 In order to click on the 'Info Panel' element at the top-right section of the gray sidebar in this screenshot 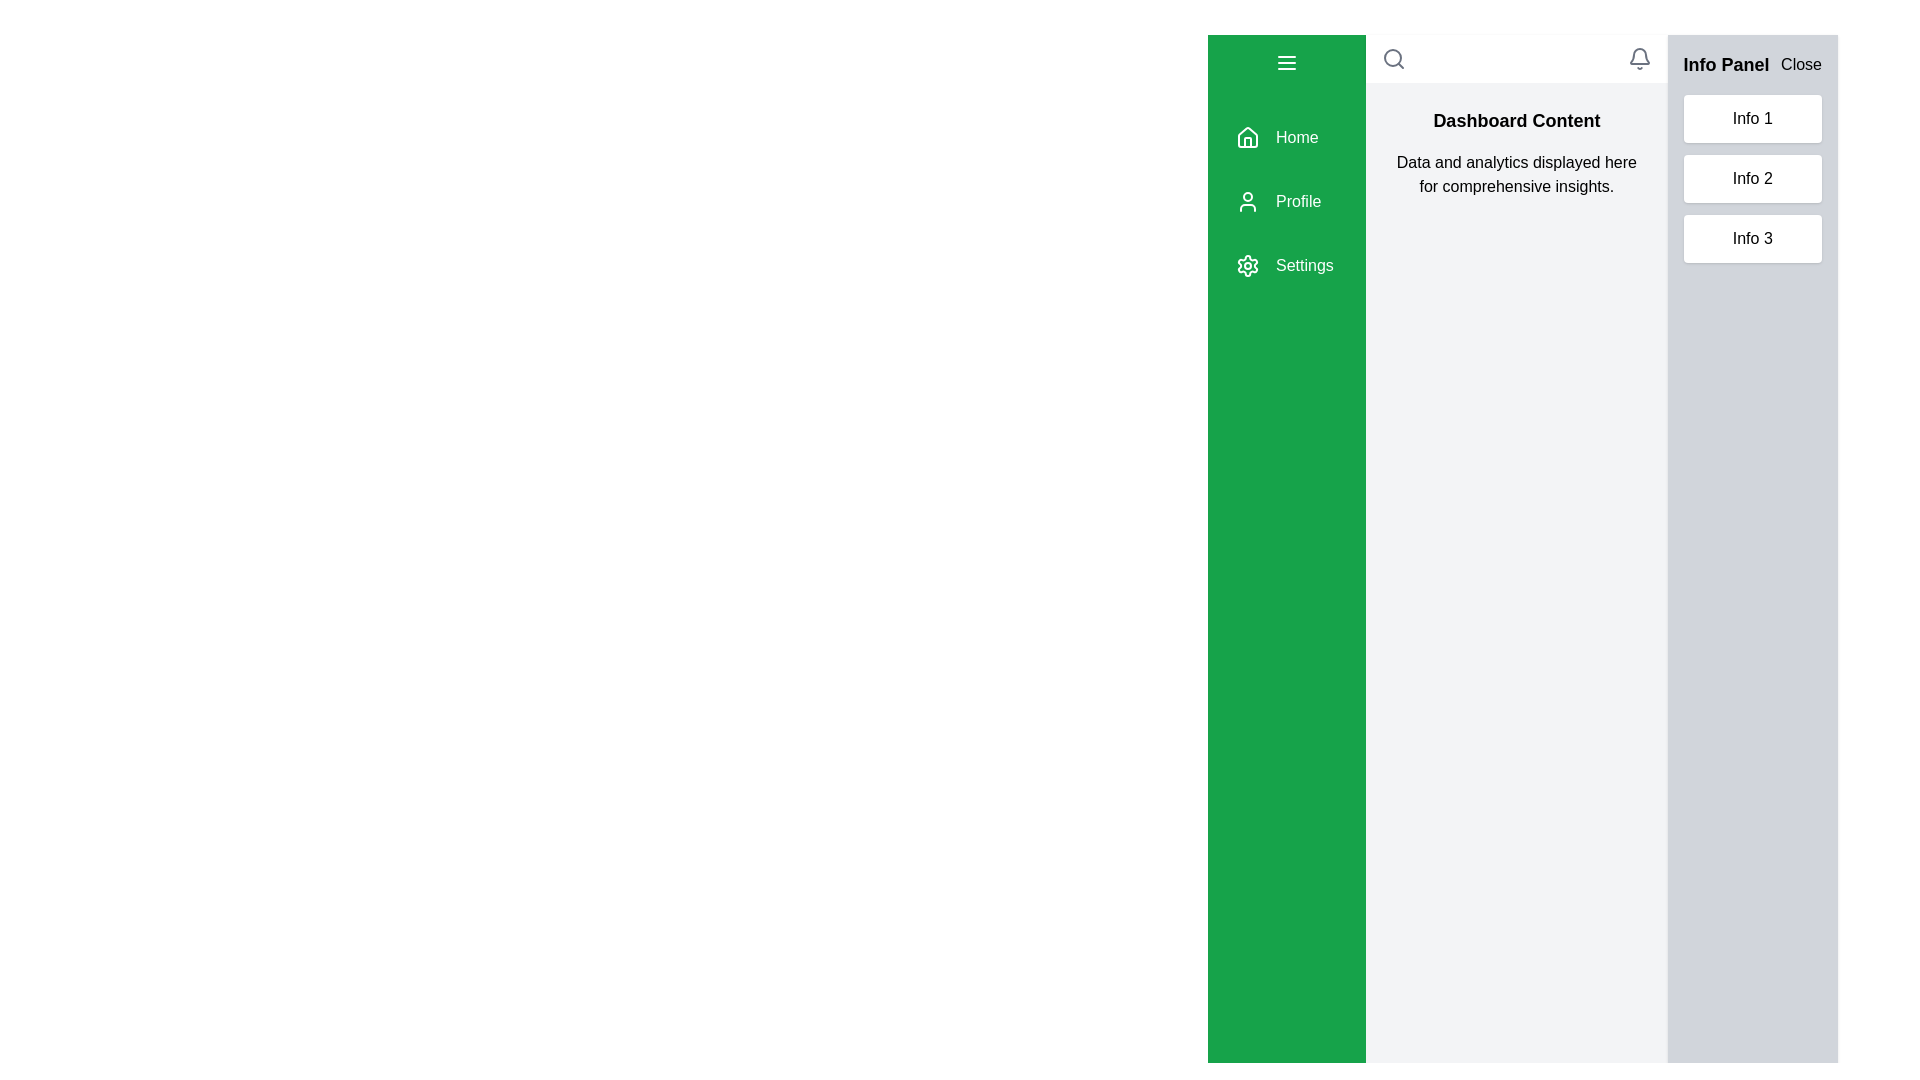, I will do `click(1751, 64)`.